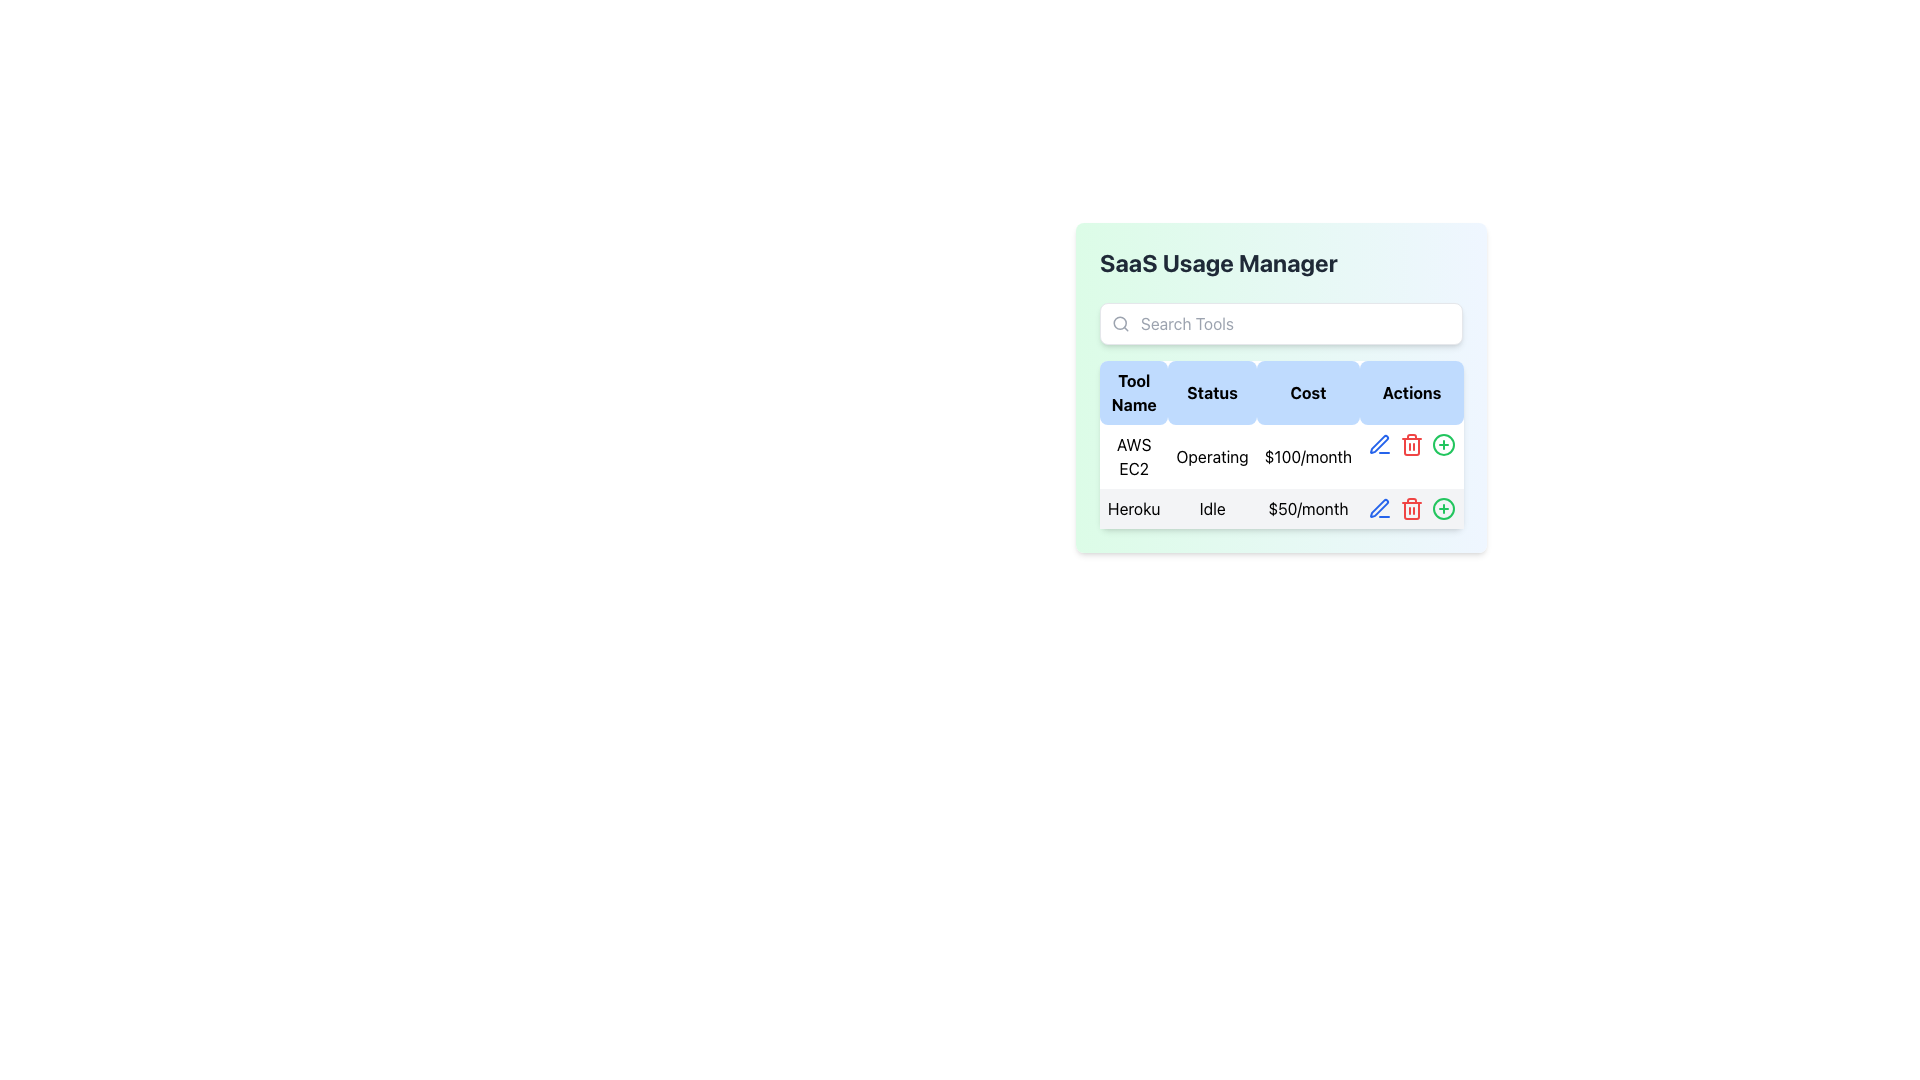 Image resolution: width=1920 pixels, height=1080 pixels. I want to click on the table header row which contains the columns 'Tool Name', 'Status', 'Cost', and 'Actions', so click(1281, 393).